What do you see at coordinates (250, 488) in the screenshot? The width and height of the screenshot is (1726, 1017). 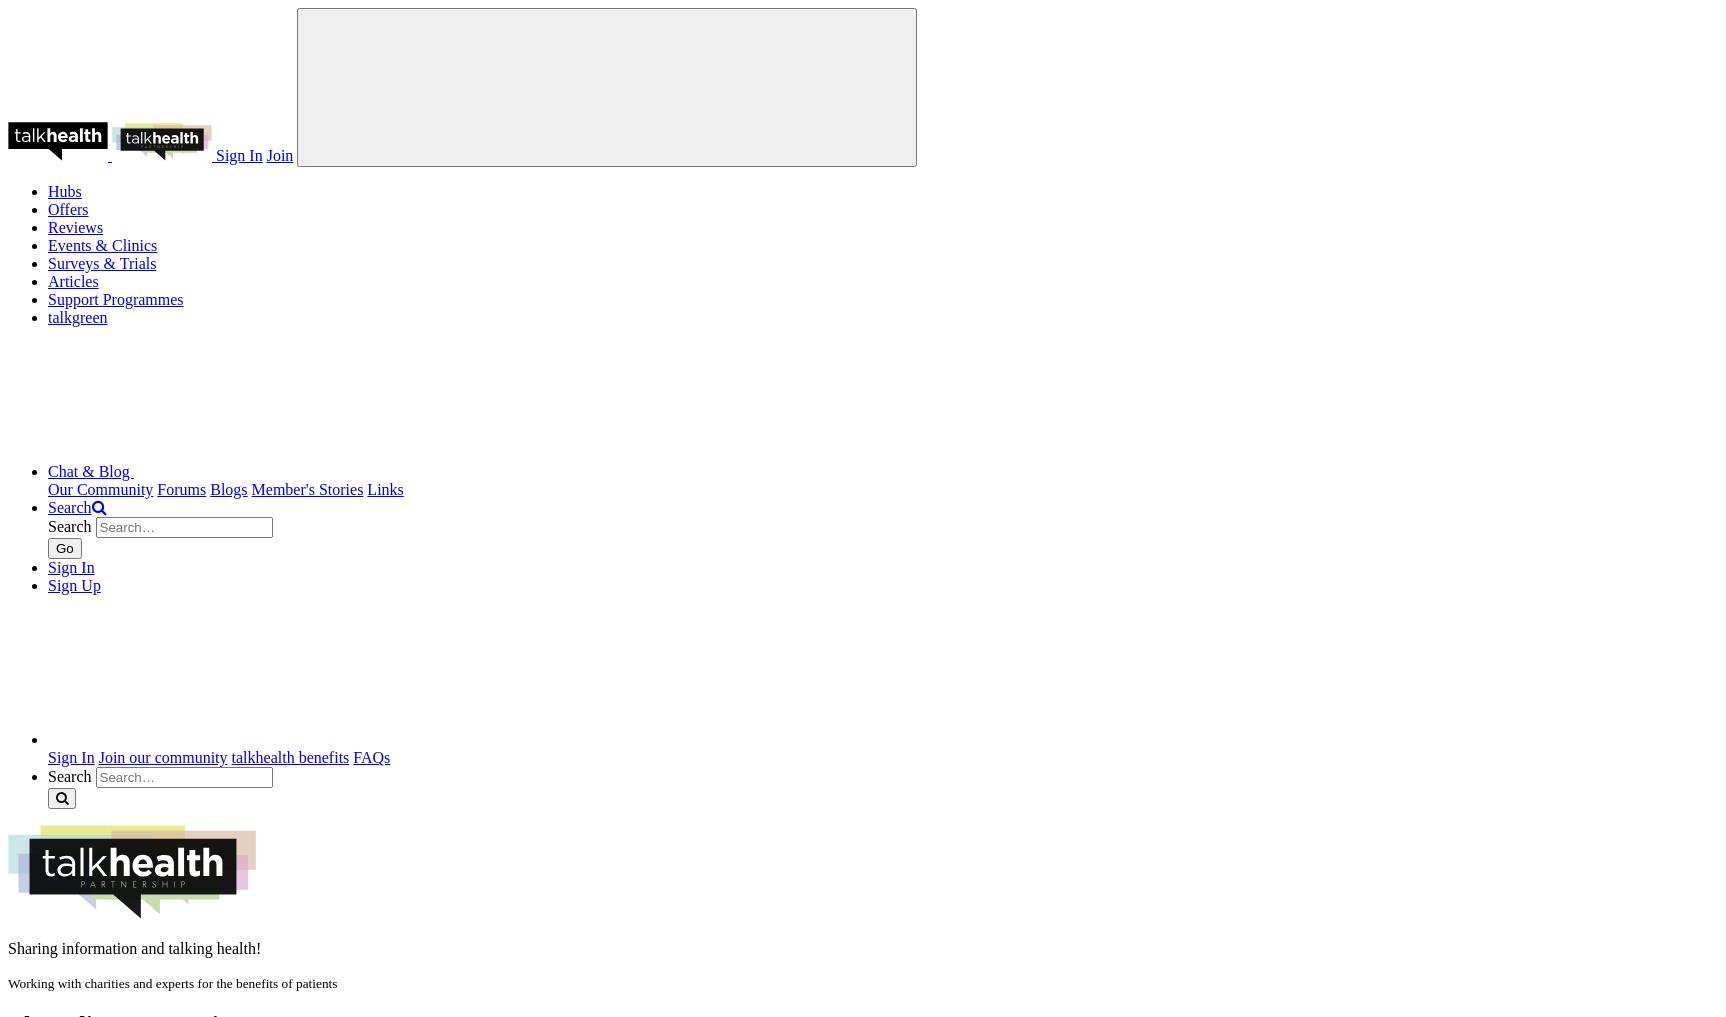 I see `'Member's Stories'` at bounding box center [250, 488].